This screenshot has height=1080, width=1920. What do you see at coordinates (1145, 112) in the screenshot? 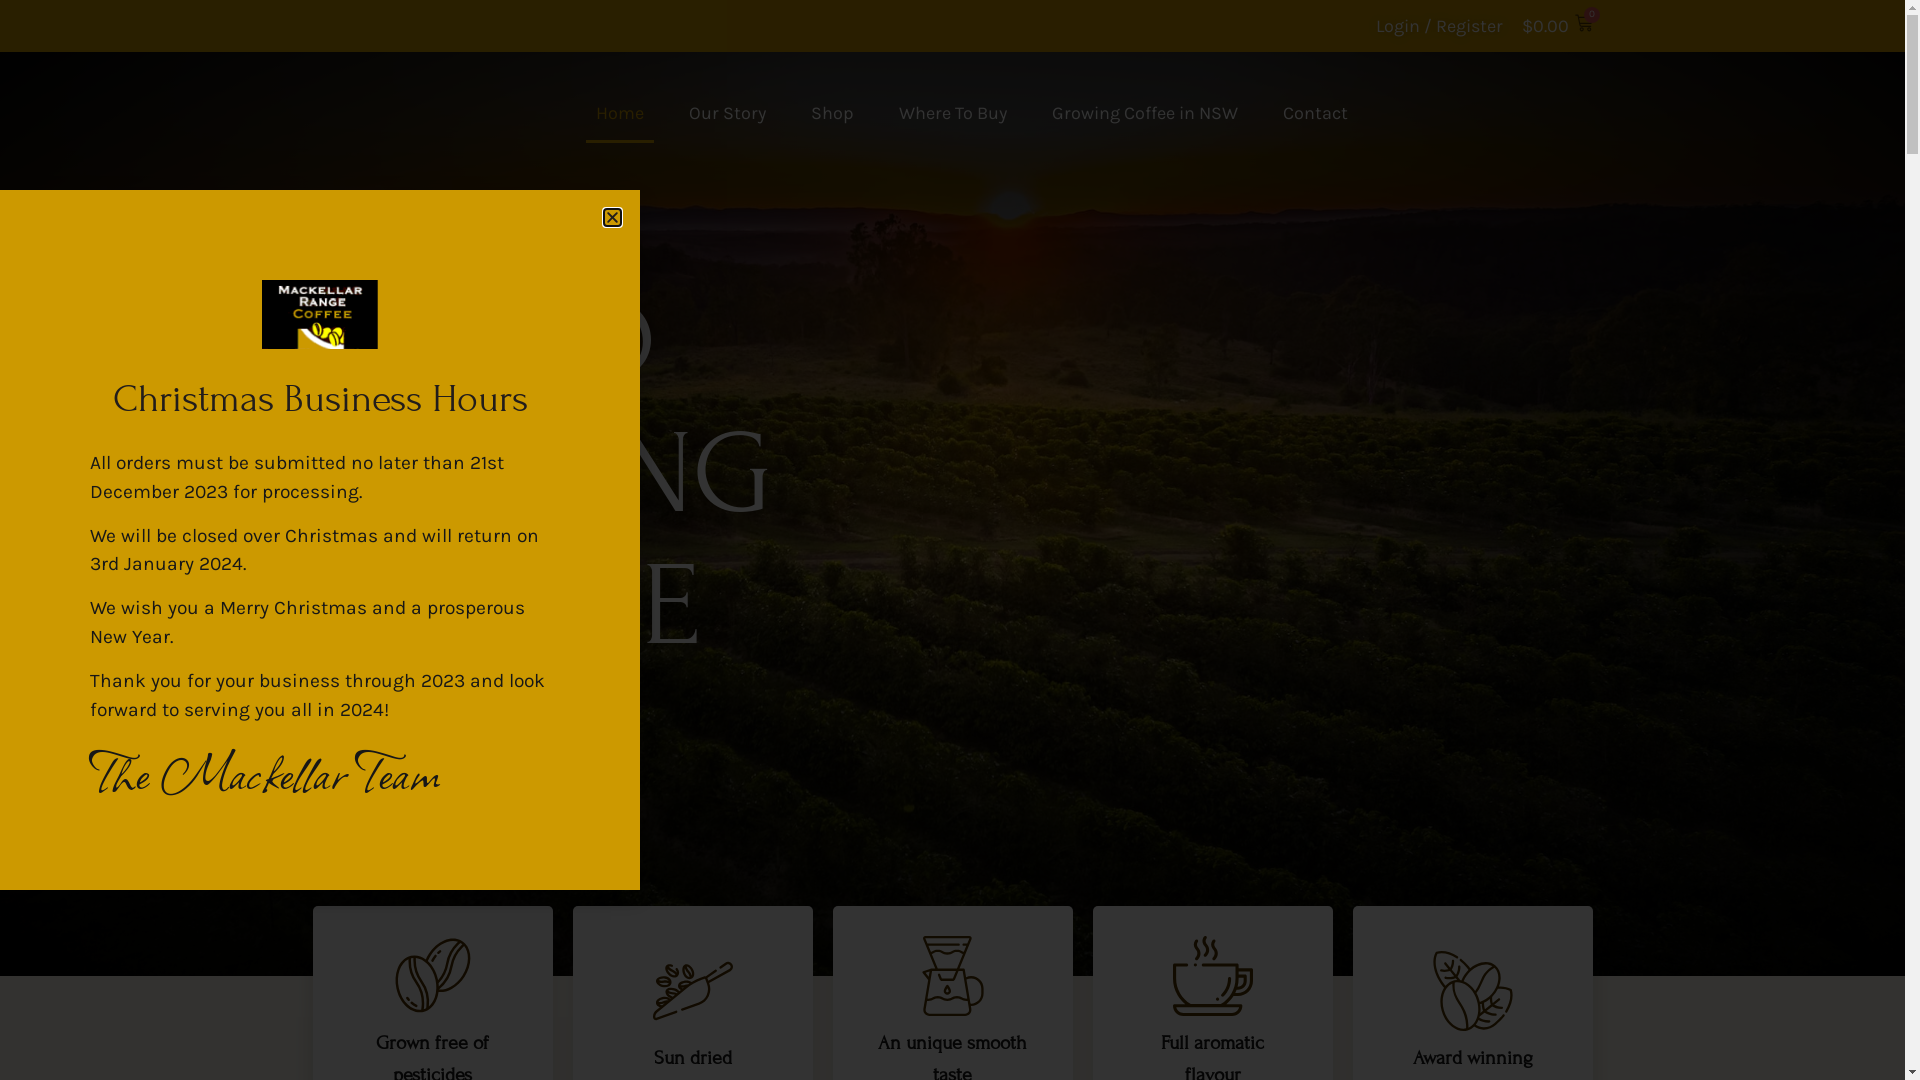
I see `'Growing Coffee in NSW'` at bounding box center [1145, 112].